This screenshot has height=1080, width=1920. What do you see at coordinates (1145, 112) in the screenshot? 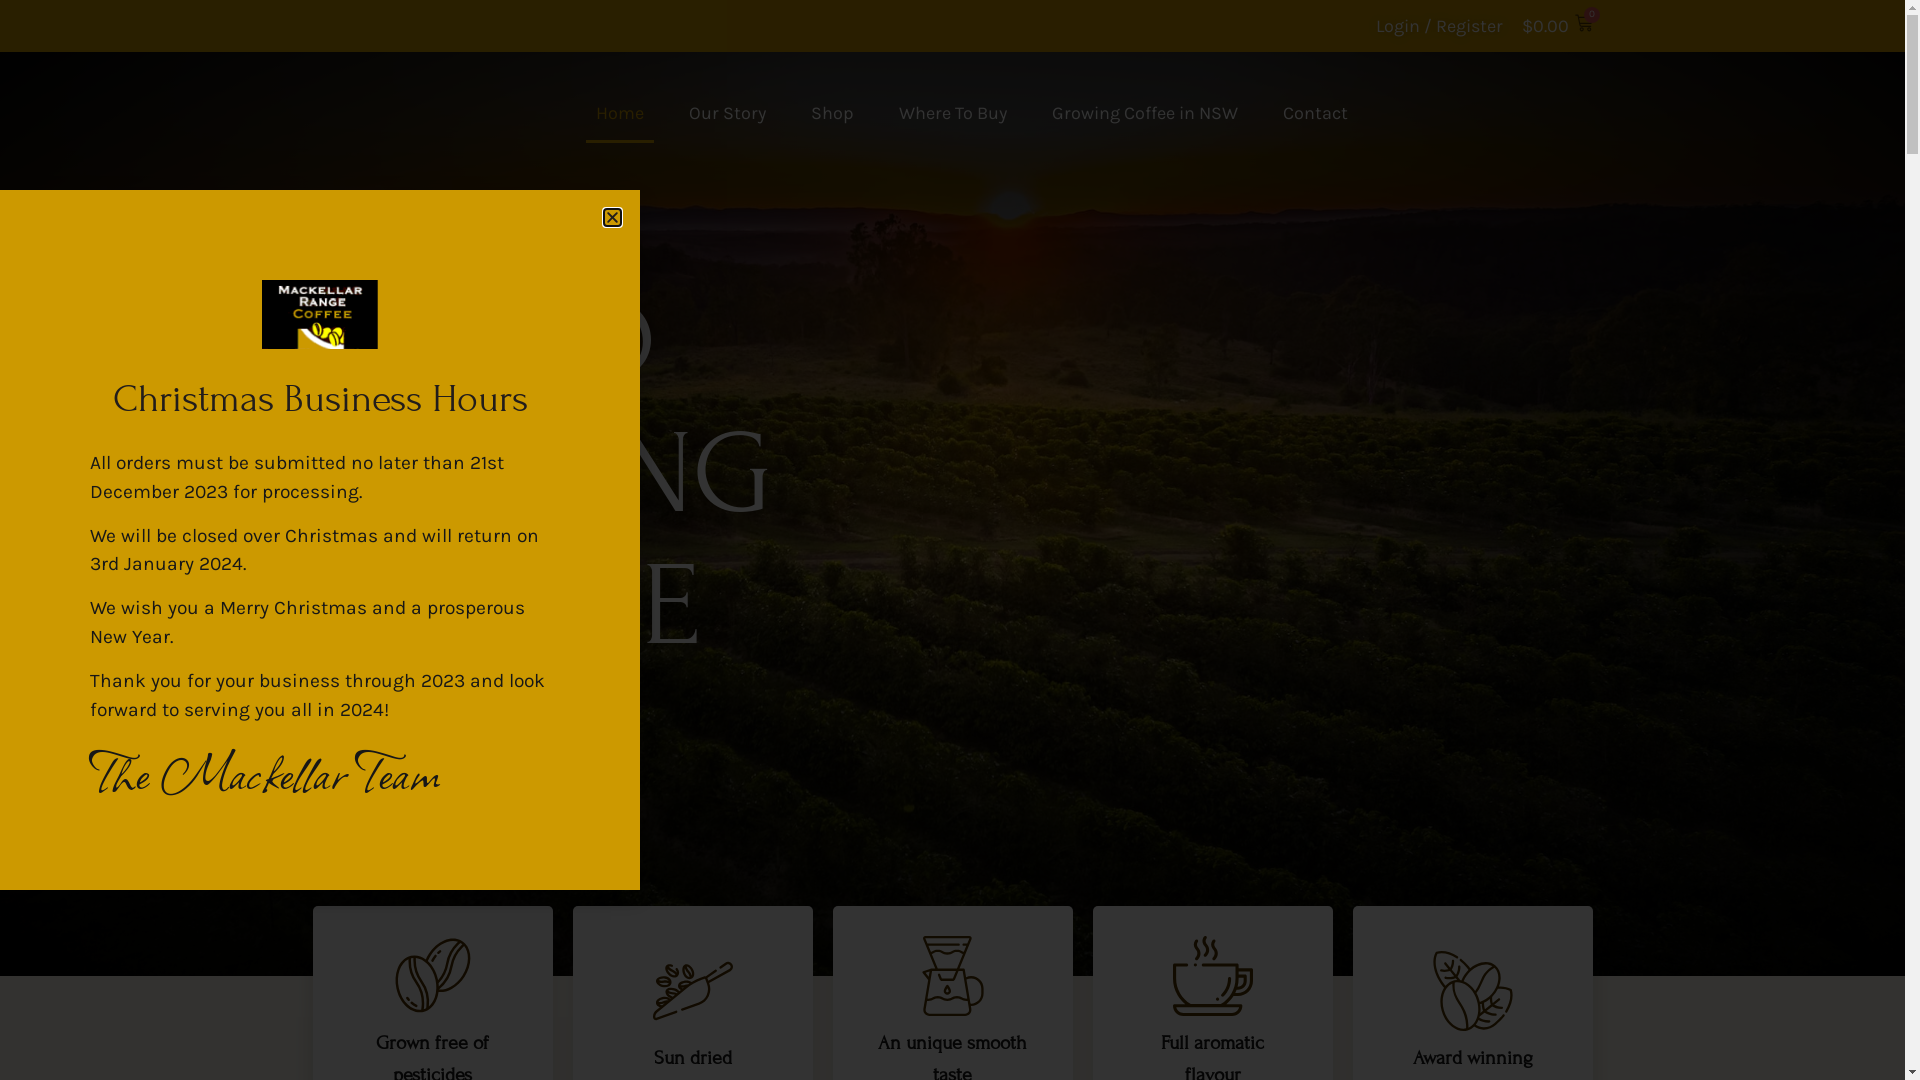
I see `'Growing Coffee in NSW'` at bounding box center [1145, 112].